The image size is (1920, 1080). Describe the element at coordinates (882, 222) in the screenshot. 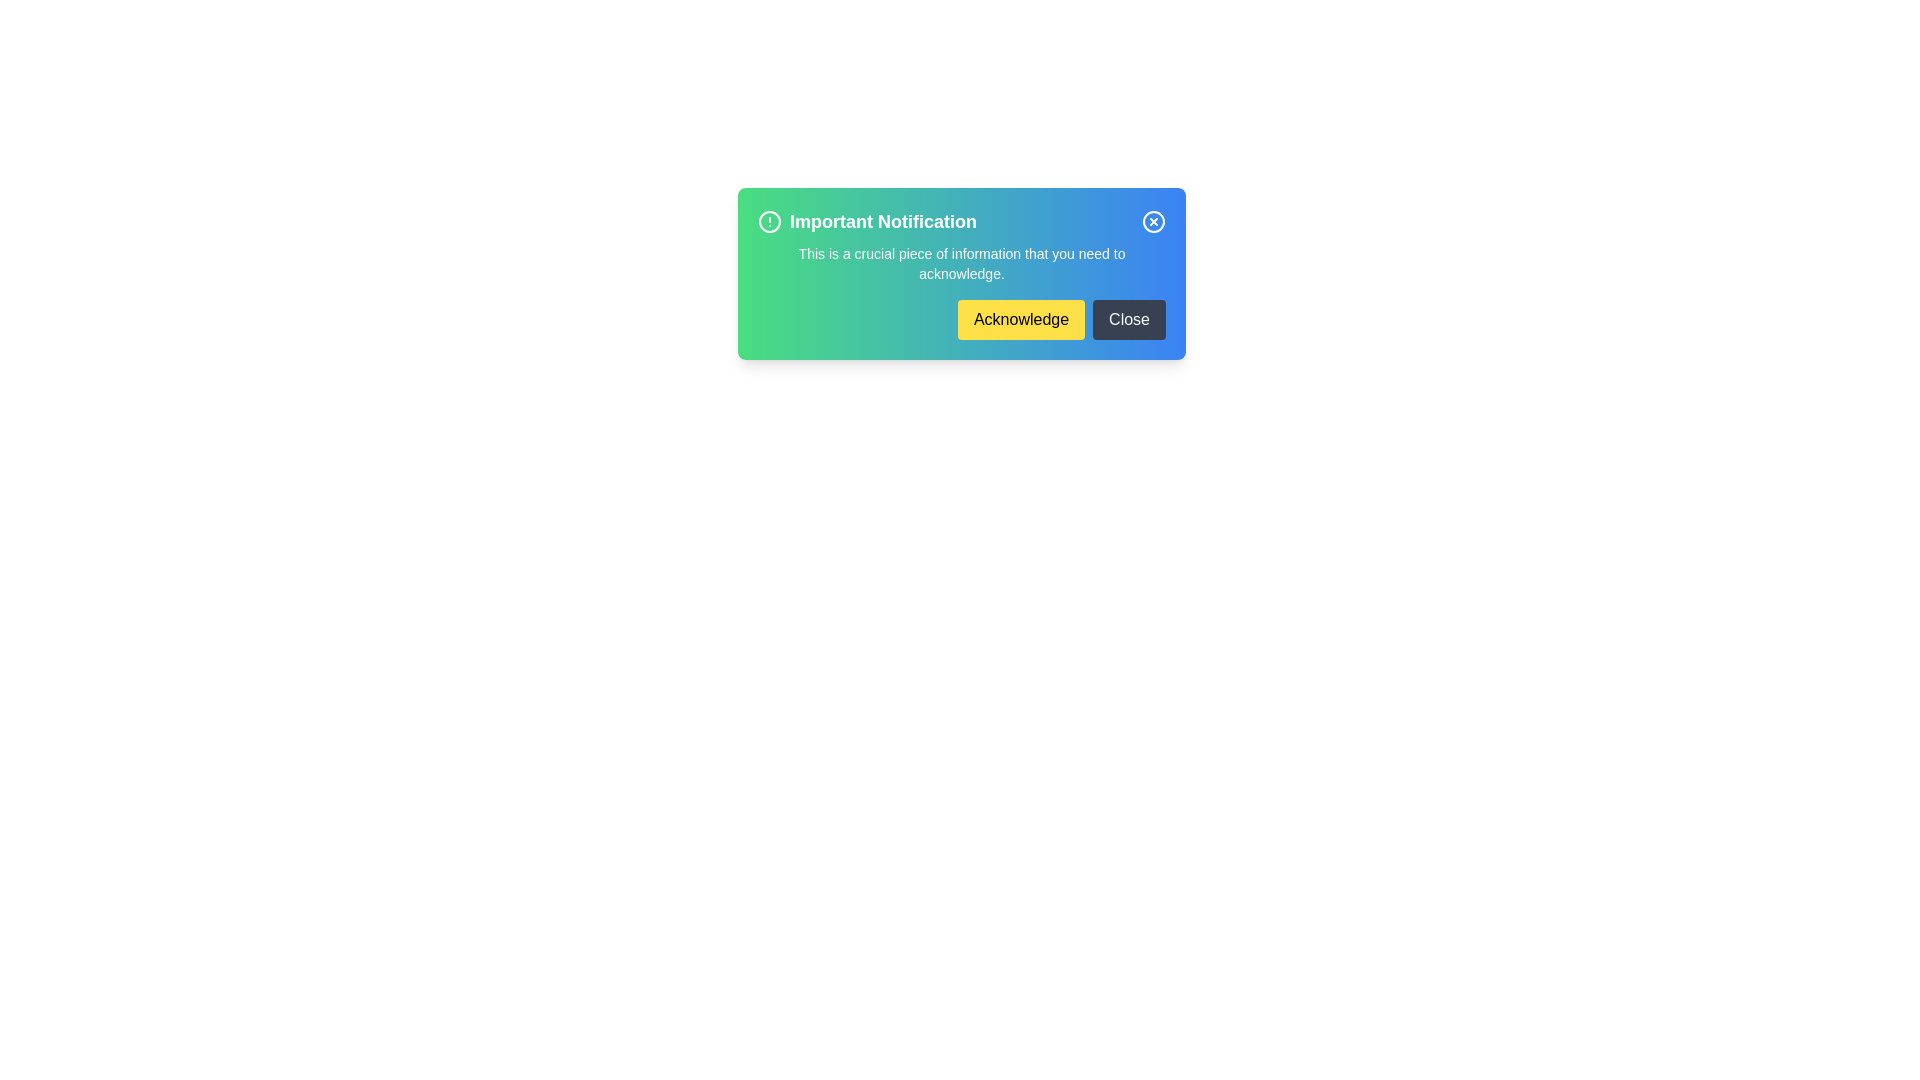

I see `the heading text element 'Important Notification', which is styled with a large bold font in white color and located within a gradient box transitioning from green to blue` at that location.